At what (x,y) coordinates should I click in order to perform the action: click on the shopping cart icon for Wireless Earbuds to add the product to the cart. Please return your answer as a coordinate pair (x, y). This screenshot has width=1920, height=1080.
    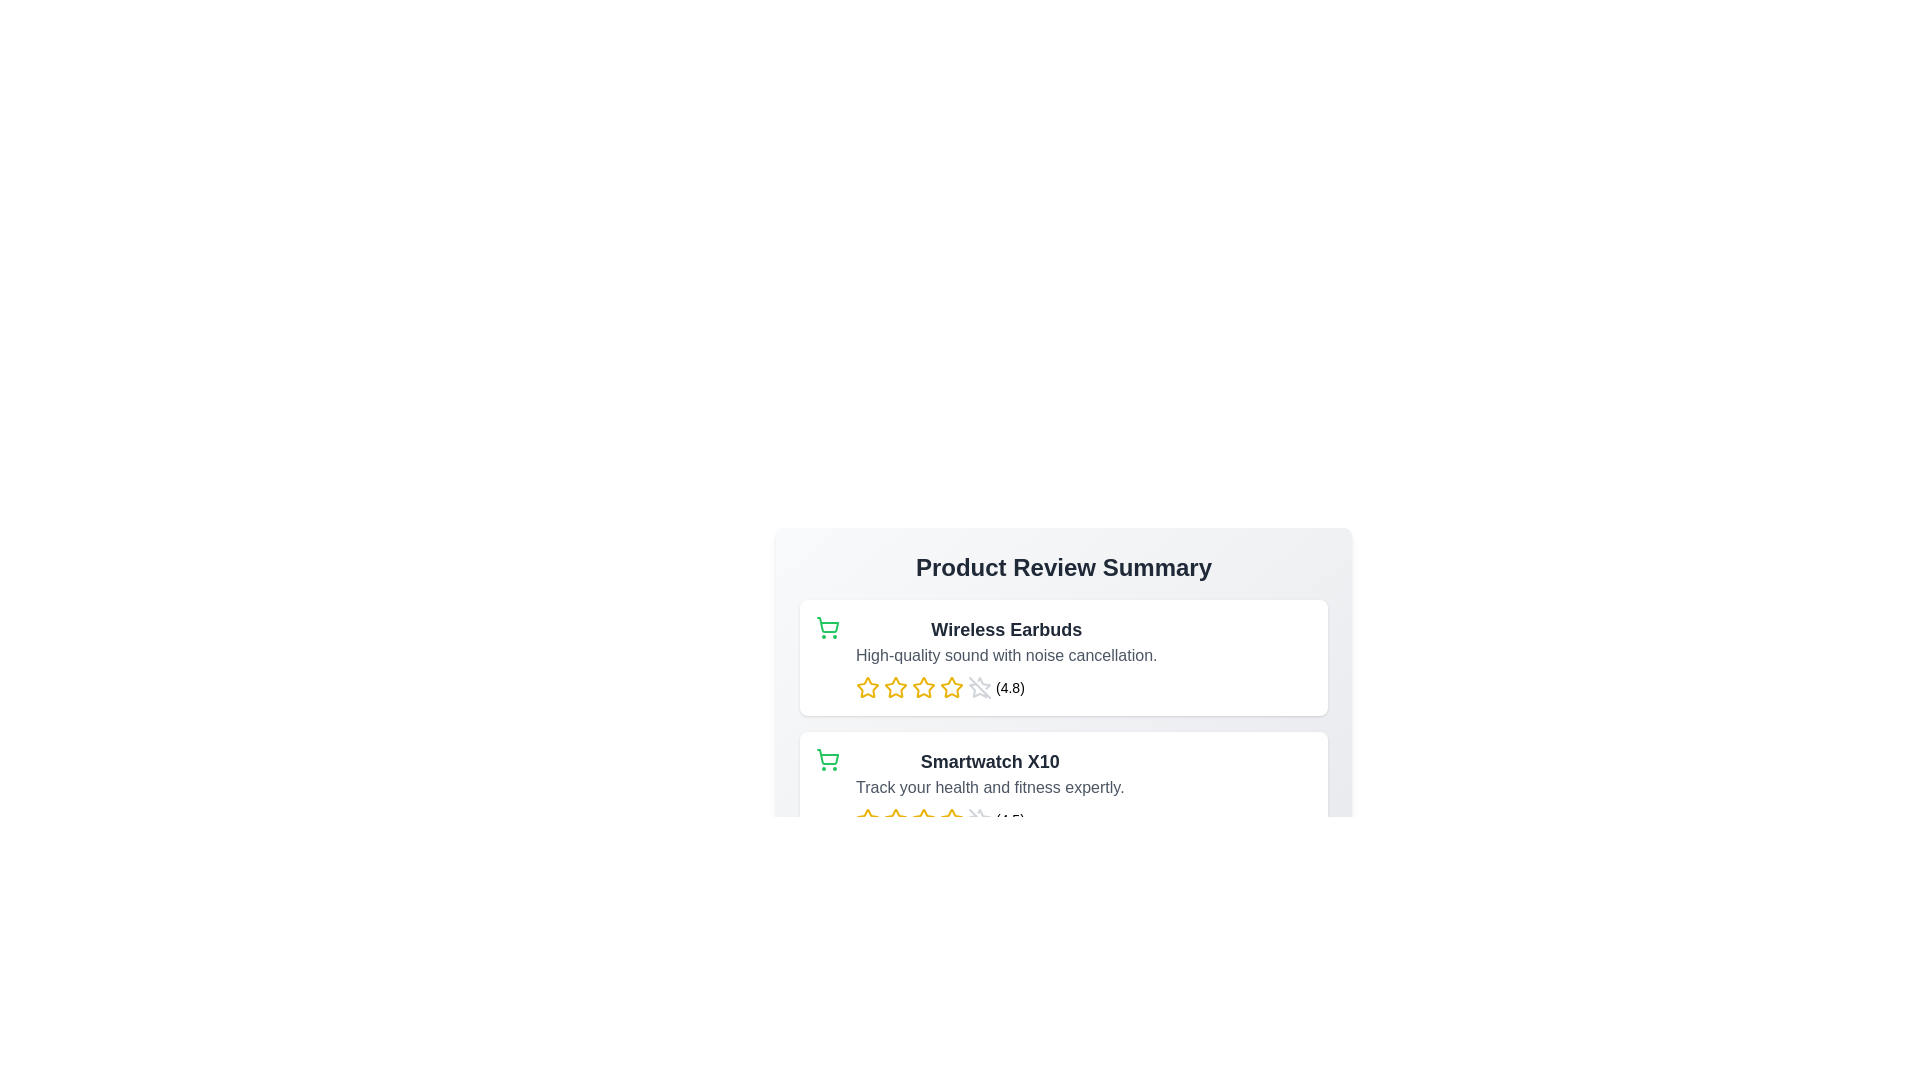
    Looking at the image, I should click on (828, 627).